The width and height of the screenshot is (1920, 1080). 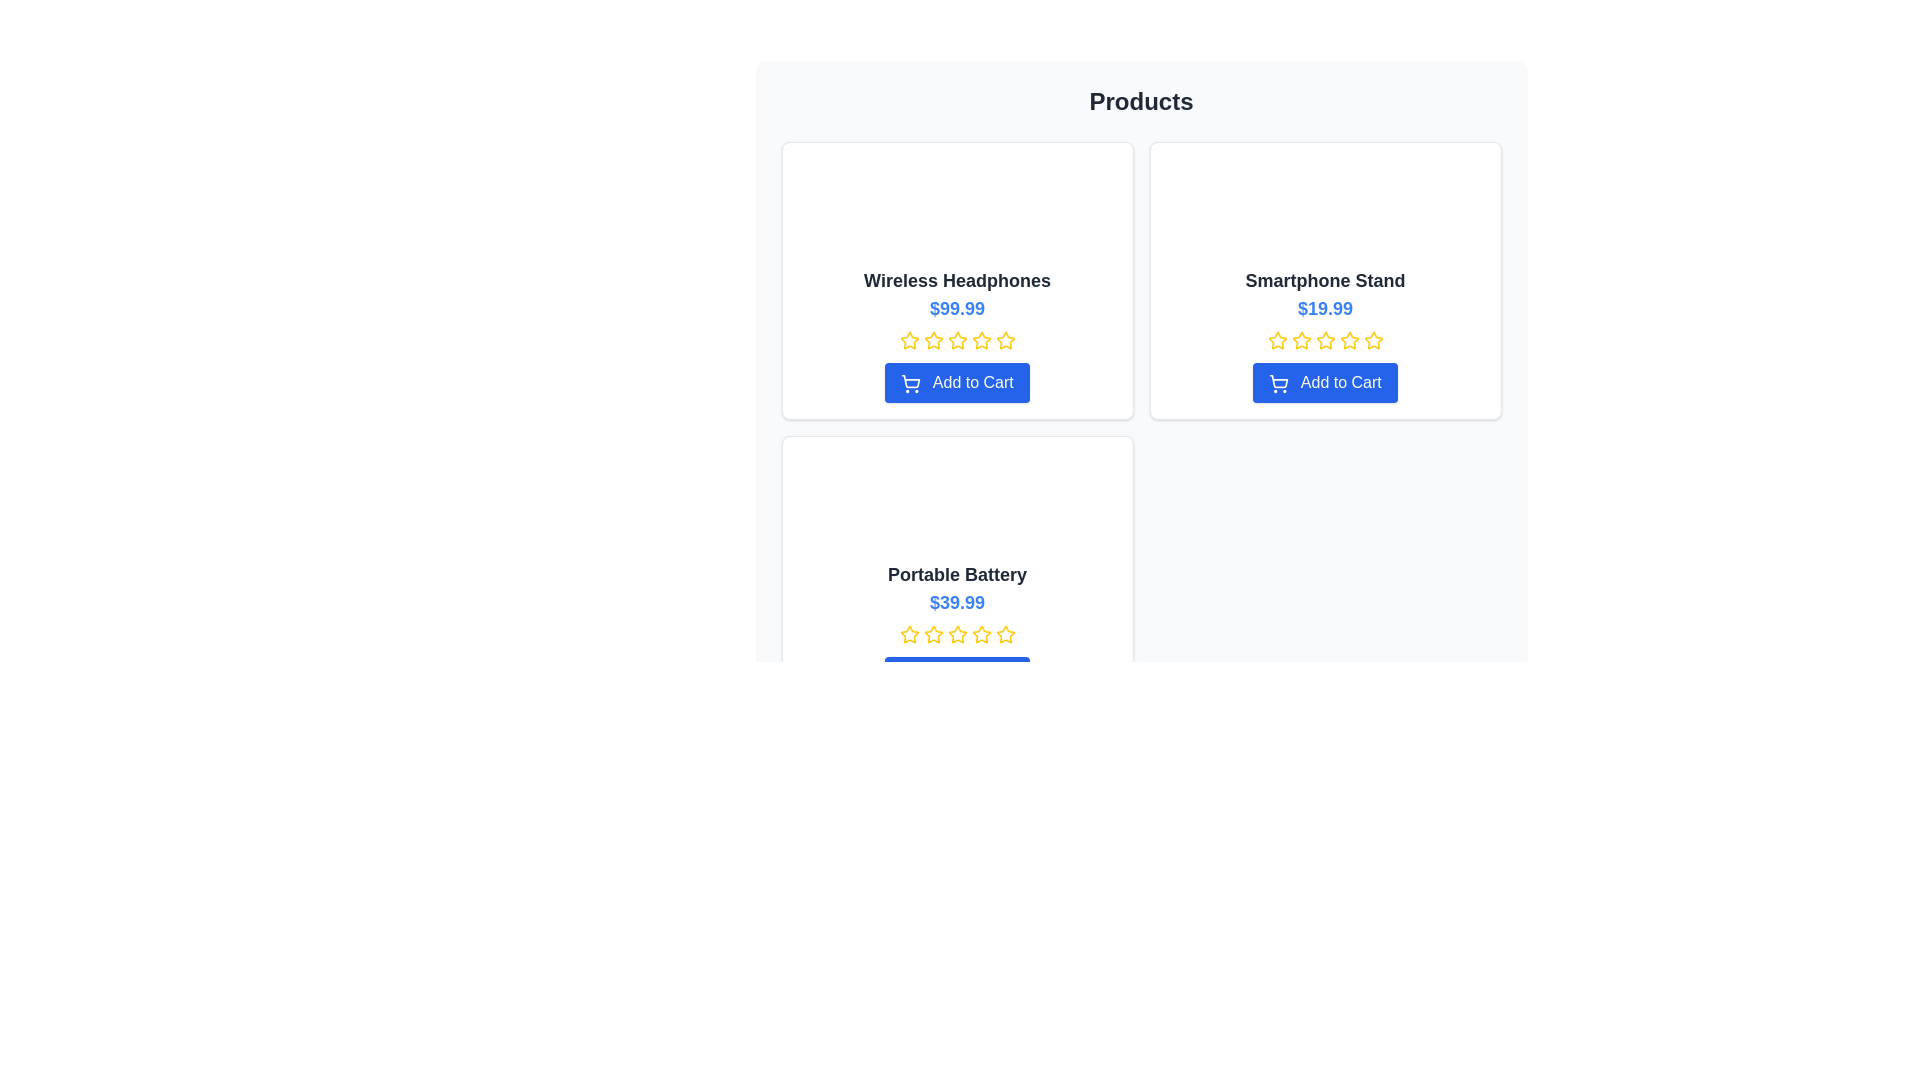 What do you see at coordinates (1325, 339) in the screenshot?
I see `the third star in the row of five rating stars, which is highlighted, located in the 'Smartphone Stand' product card` at bounding box center [1325, 339].